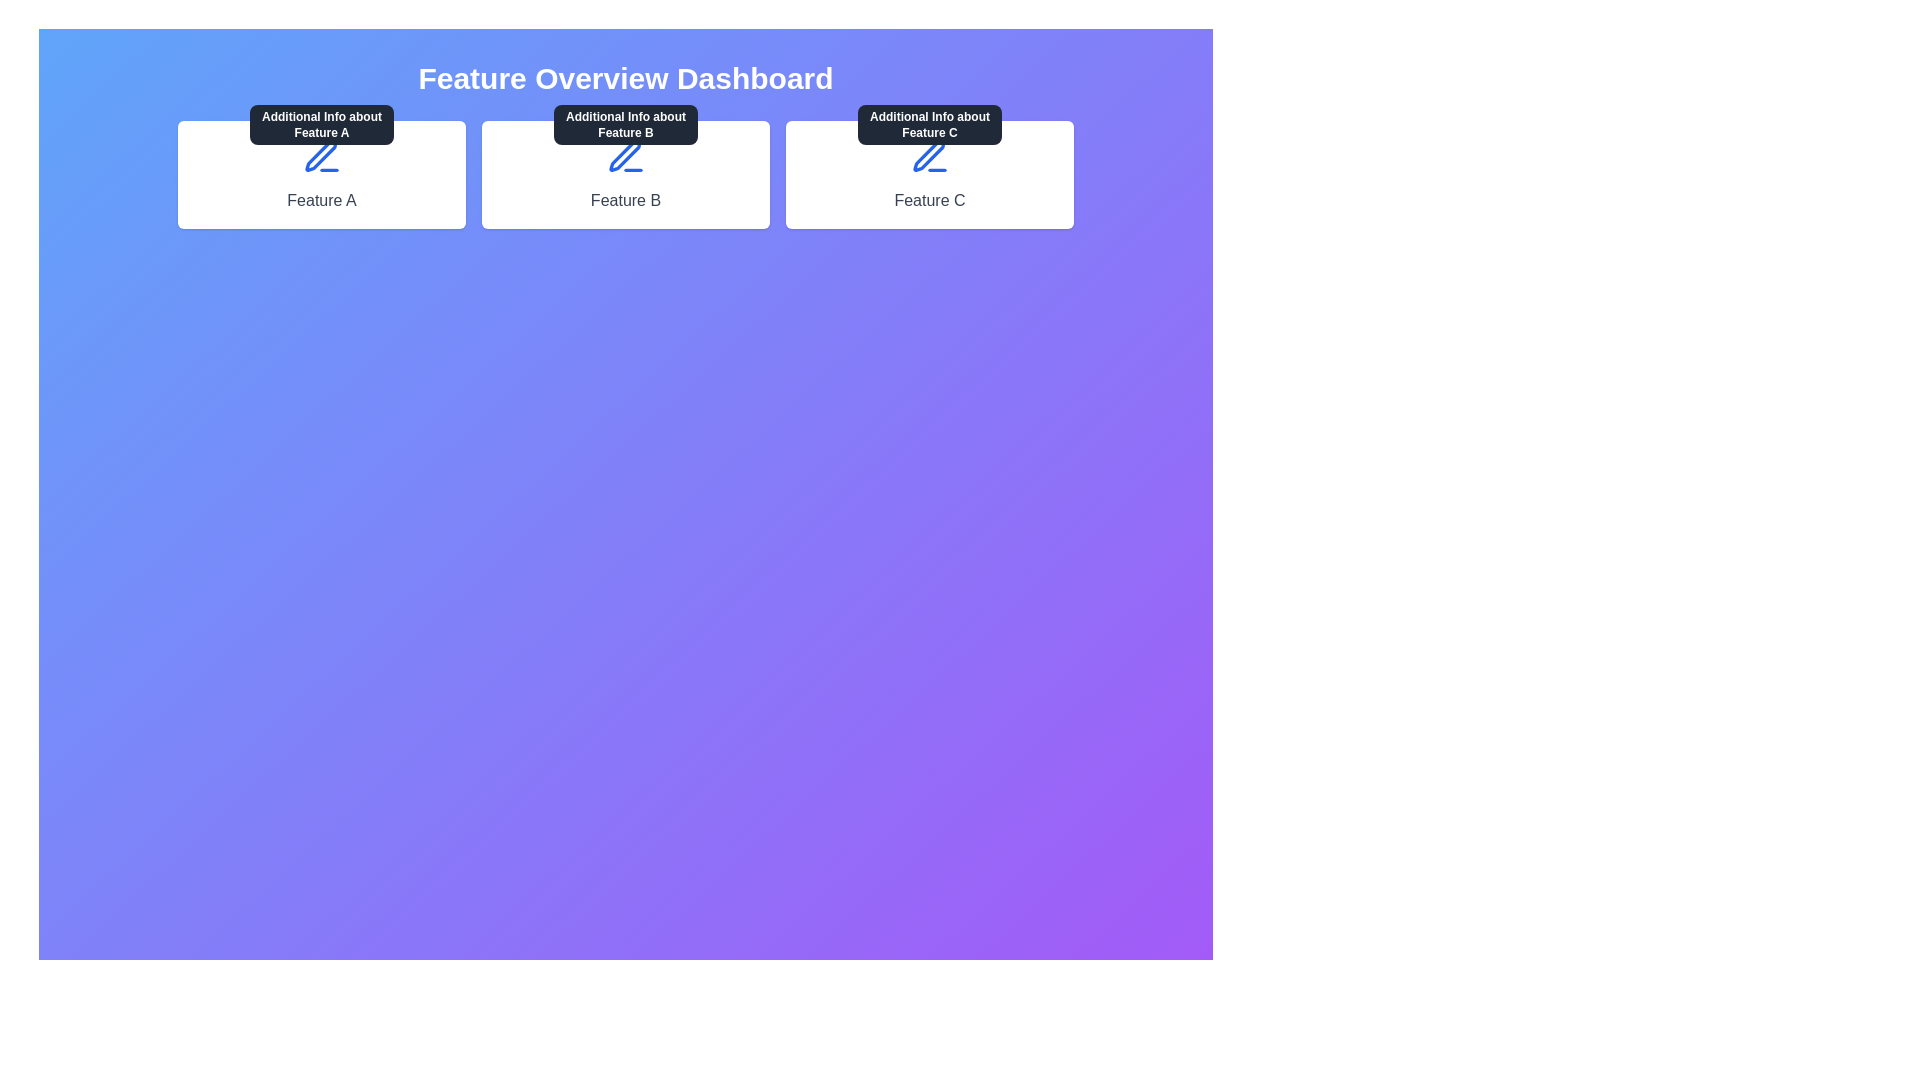 The image size is (1920, 1080). I want to click on the editing icon for 'Feature B', so click(624, 155).